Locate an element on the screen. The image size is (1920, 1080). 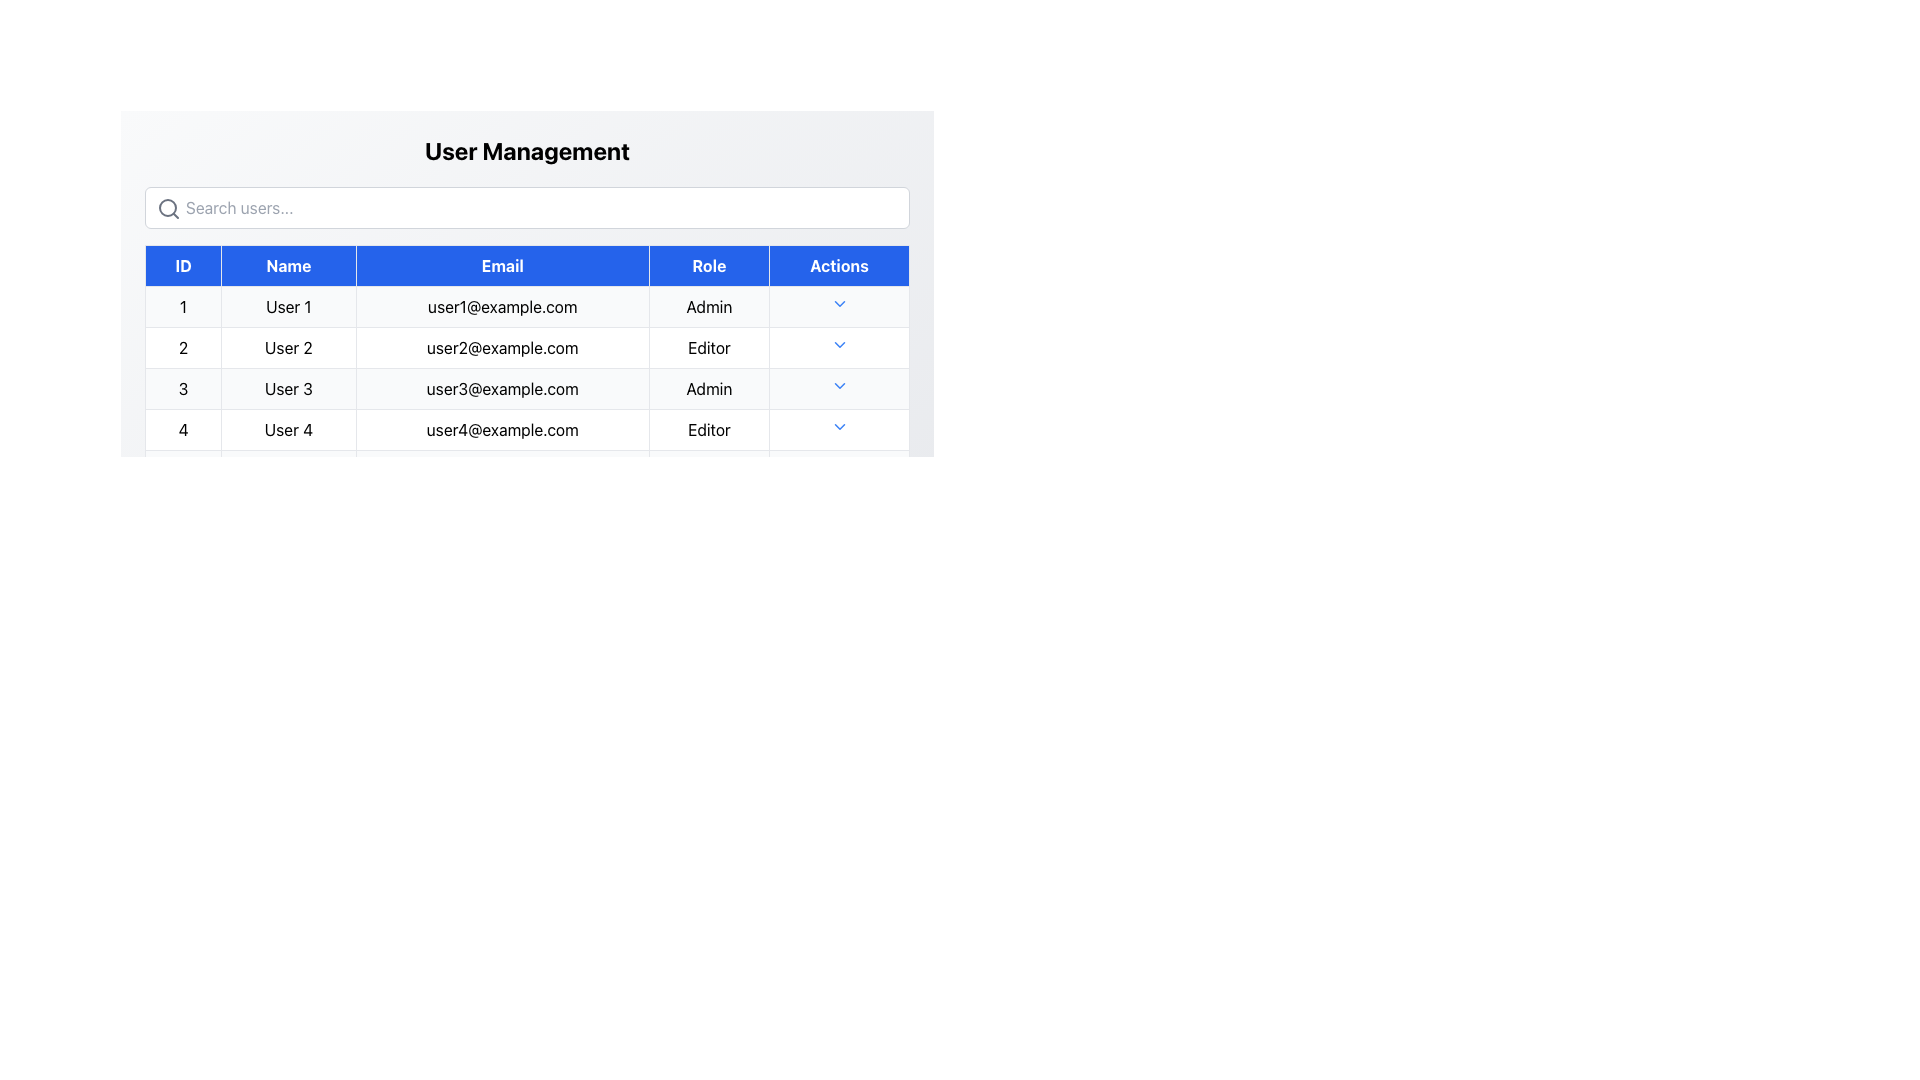
the SVG circle element that visually represents the search functionality, located next to the 'Search users...' input field is located at coordinates (168, 208).